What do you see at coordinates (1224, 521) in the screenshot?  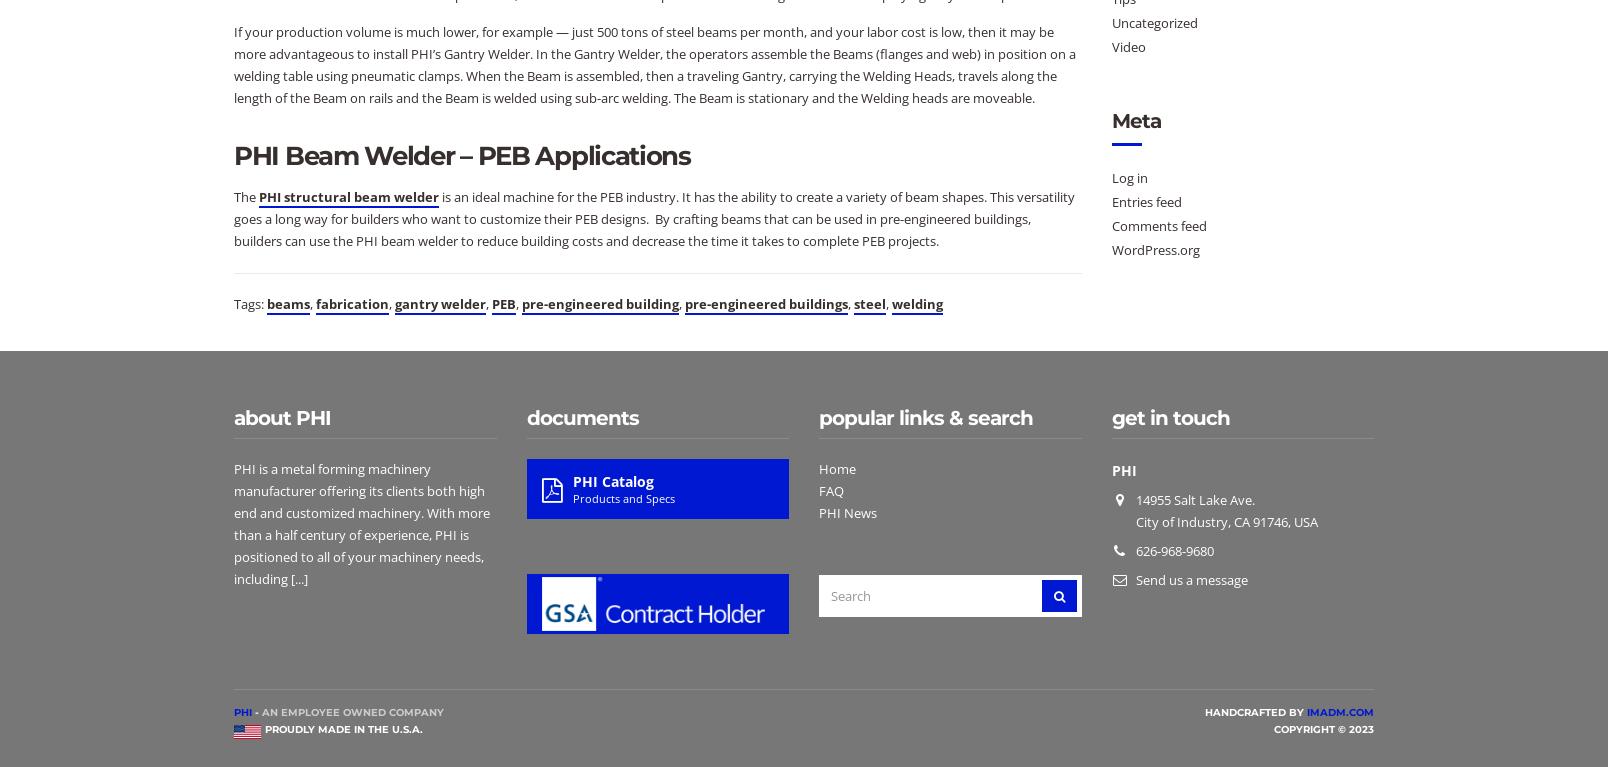 I see `'City of Industry, CA 91746, USA'` at bounding box center [1224, 521].